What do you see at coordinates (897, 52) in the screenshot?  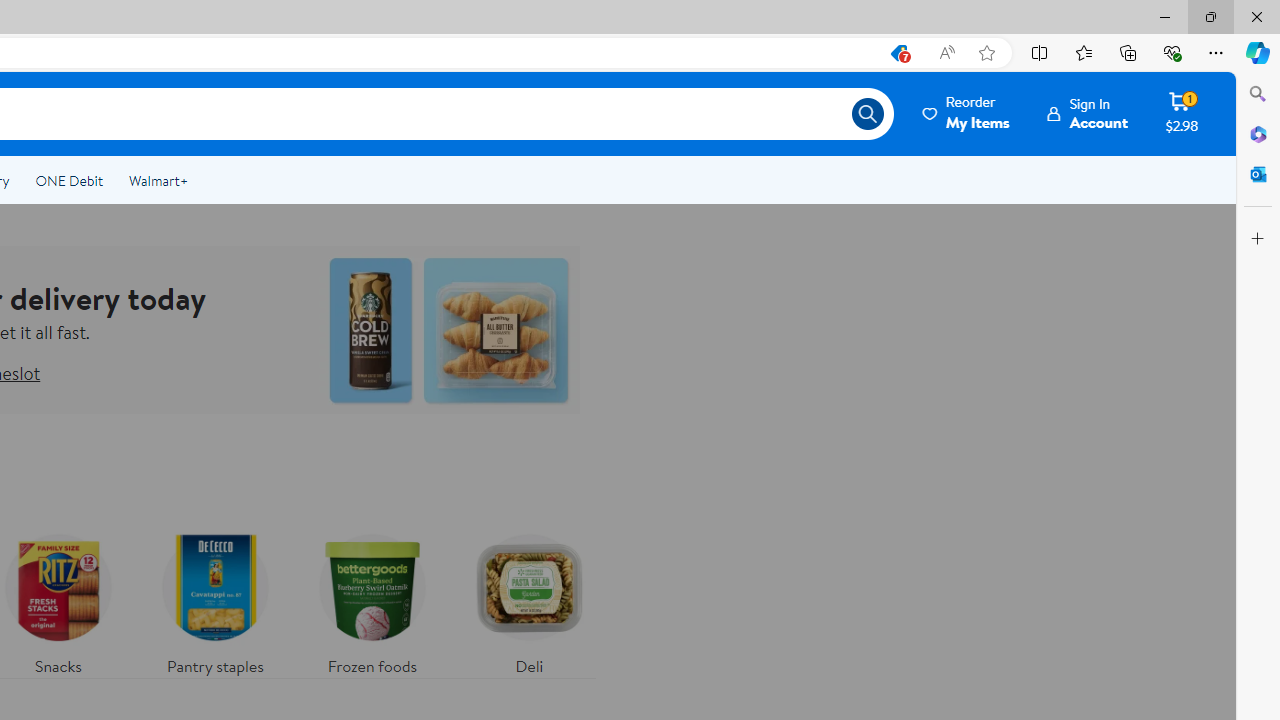 I see `'This site has coupons! Shopping in Microsoft Edge, 7'` at bounding box center [897, 52].